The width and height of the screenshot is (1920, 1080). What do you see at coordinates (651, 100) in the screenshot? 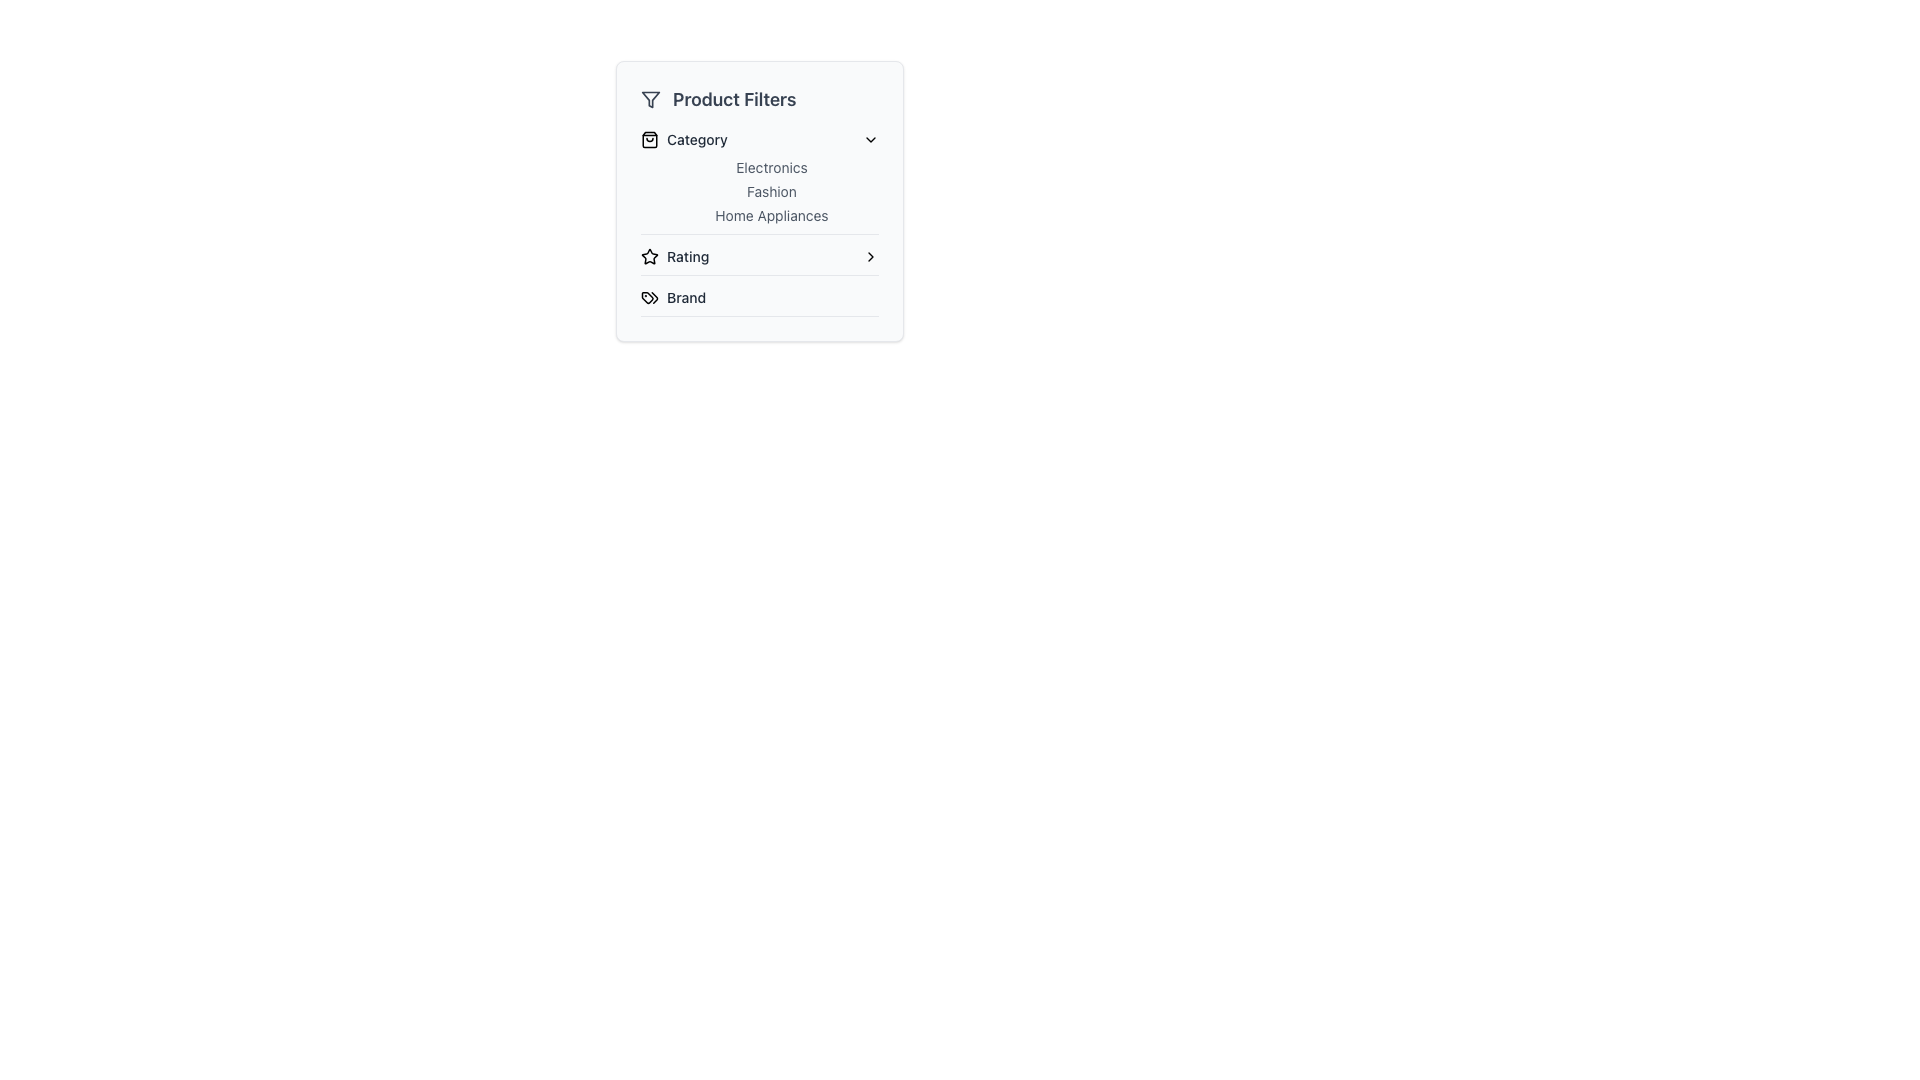
I see `the filter icon located at the top-left corner of the 'Product Filters' section in the left panel` at bounding box center [651, 100].